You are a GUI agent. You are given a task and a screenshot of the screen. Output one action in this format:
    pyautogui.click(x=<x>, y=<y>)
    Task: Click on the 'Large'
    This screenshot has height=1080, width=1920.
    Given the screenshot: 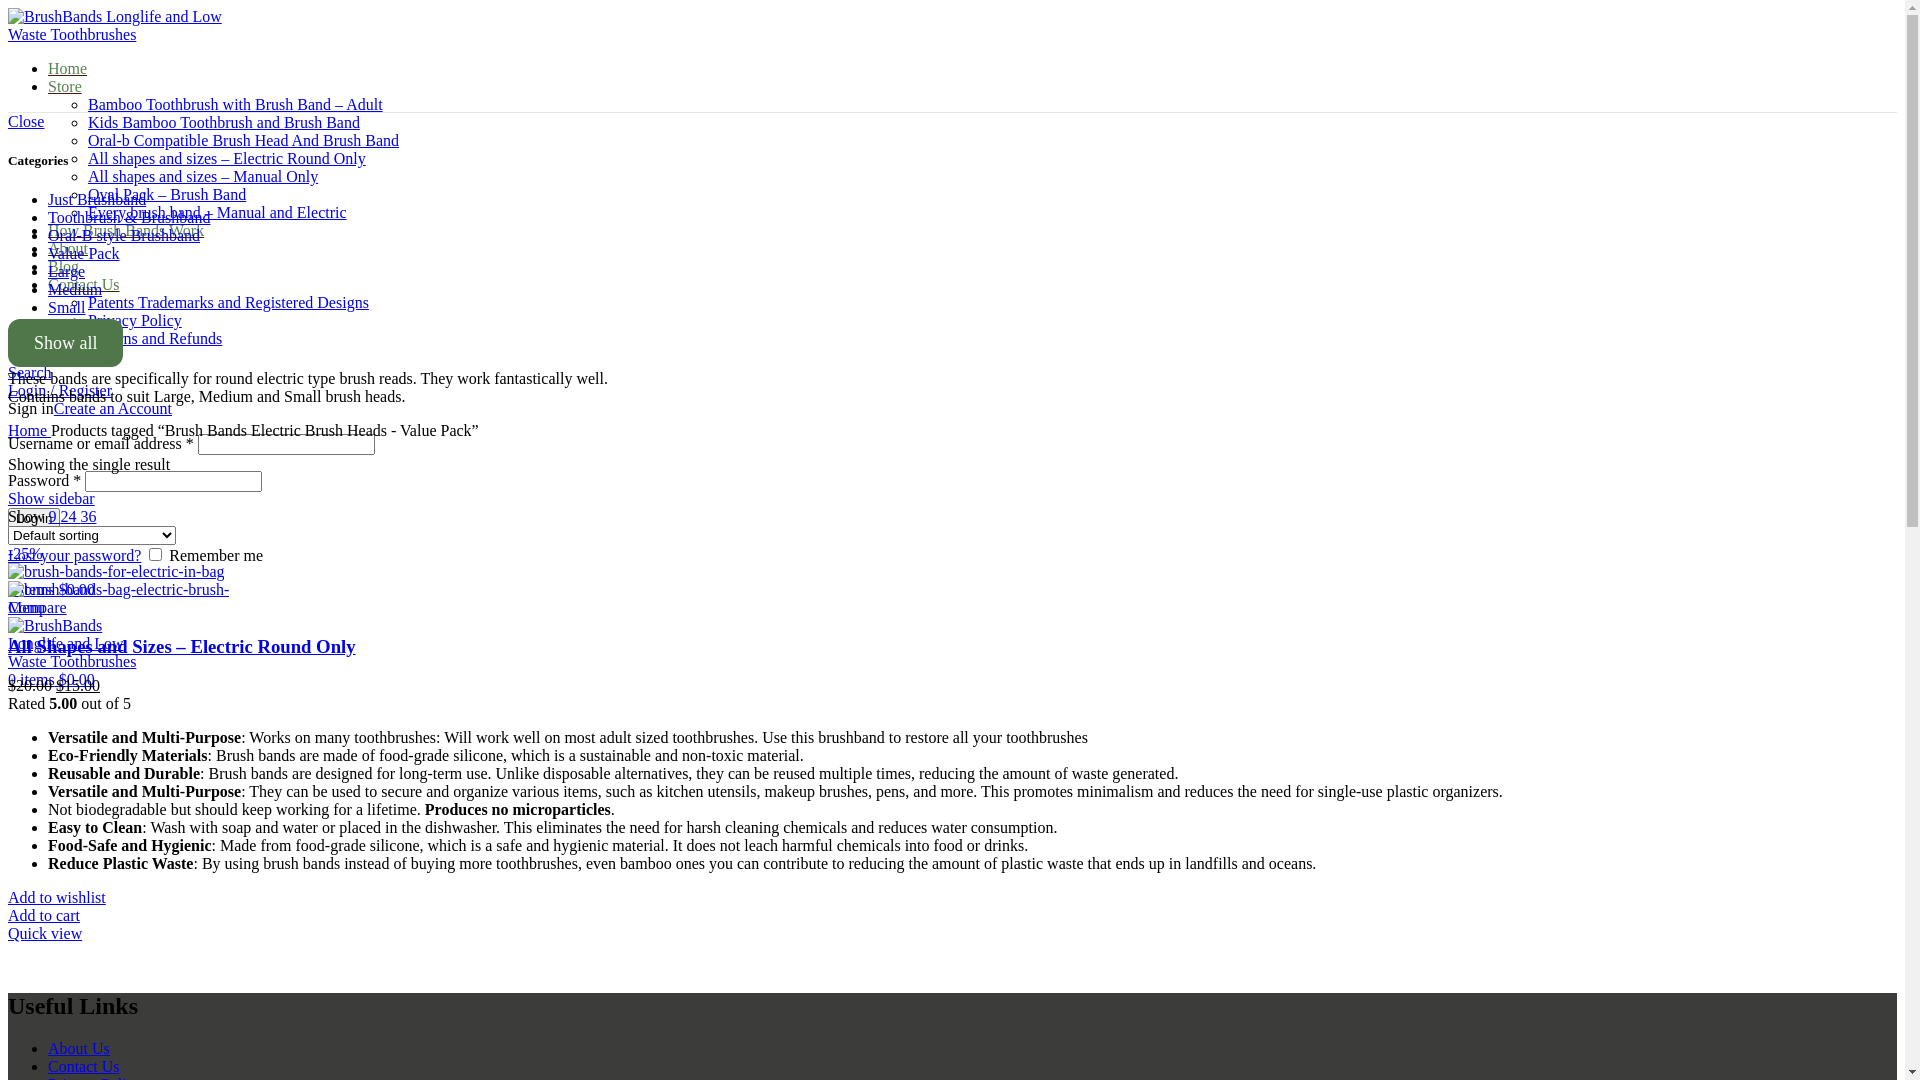 What is the action you would take?
    pyautogui.click(x=66, y=271)
    